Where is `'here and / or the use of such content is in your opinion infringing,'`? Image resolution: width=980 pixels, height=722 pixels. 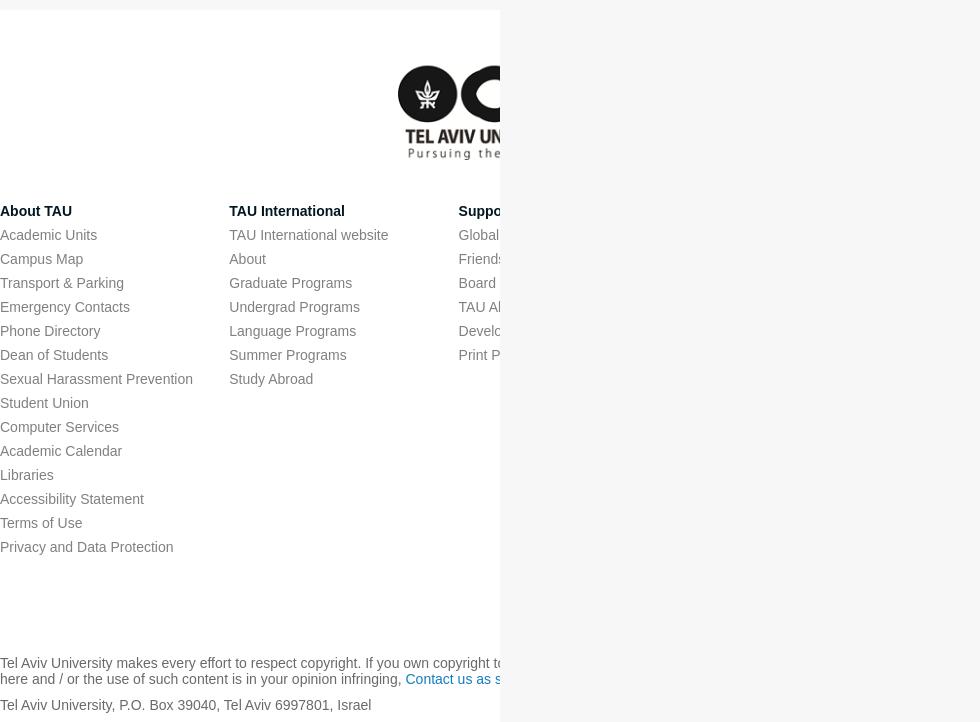
'here and / or the use of such content is in your opinion infringing,' is located at coordinates (202, 677).